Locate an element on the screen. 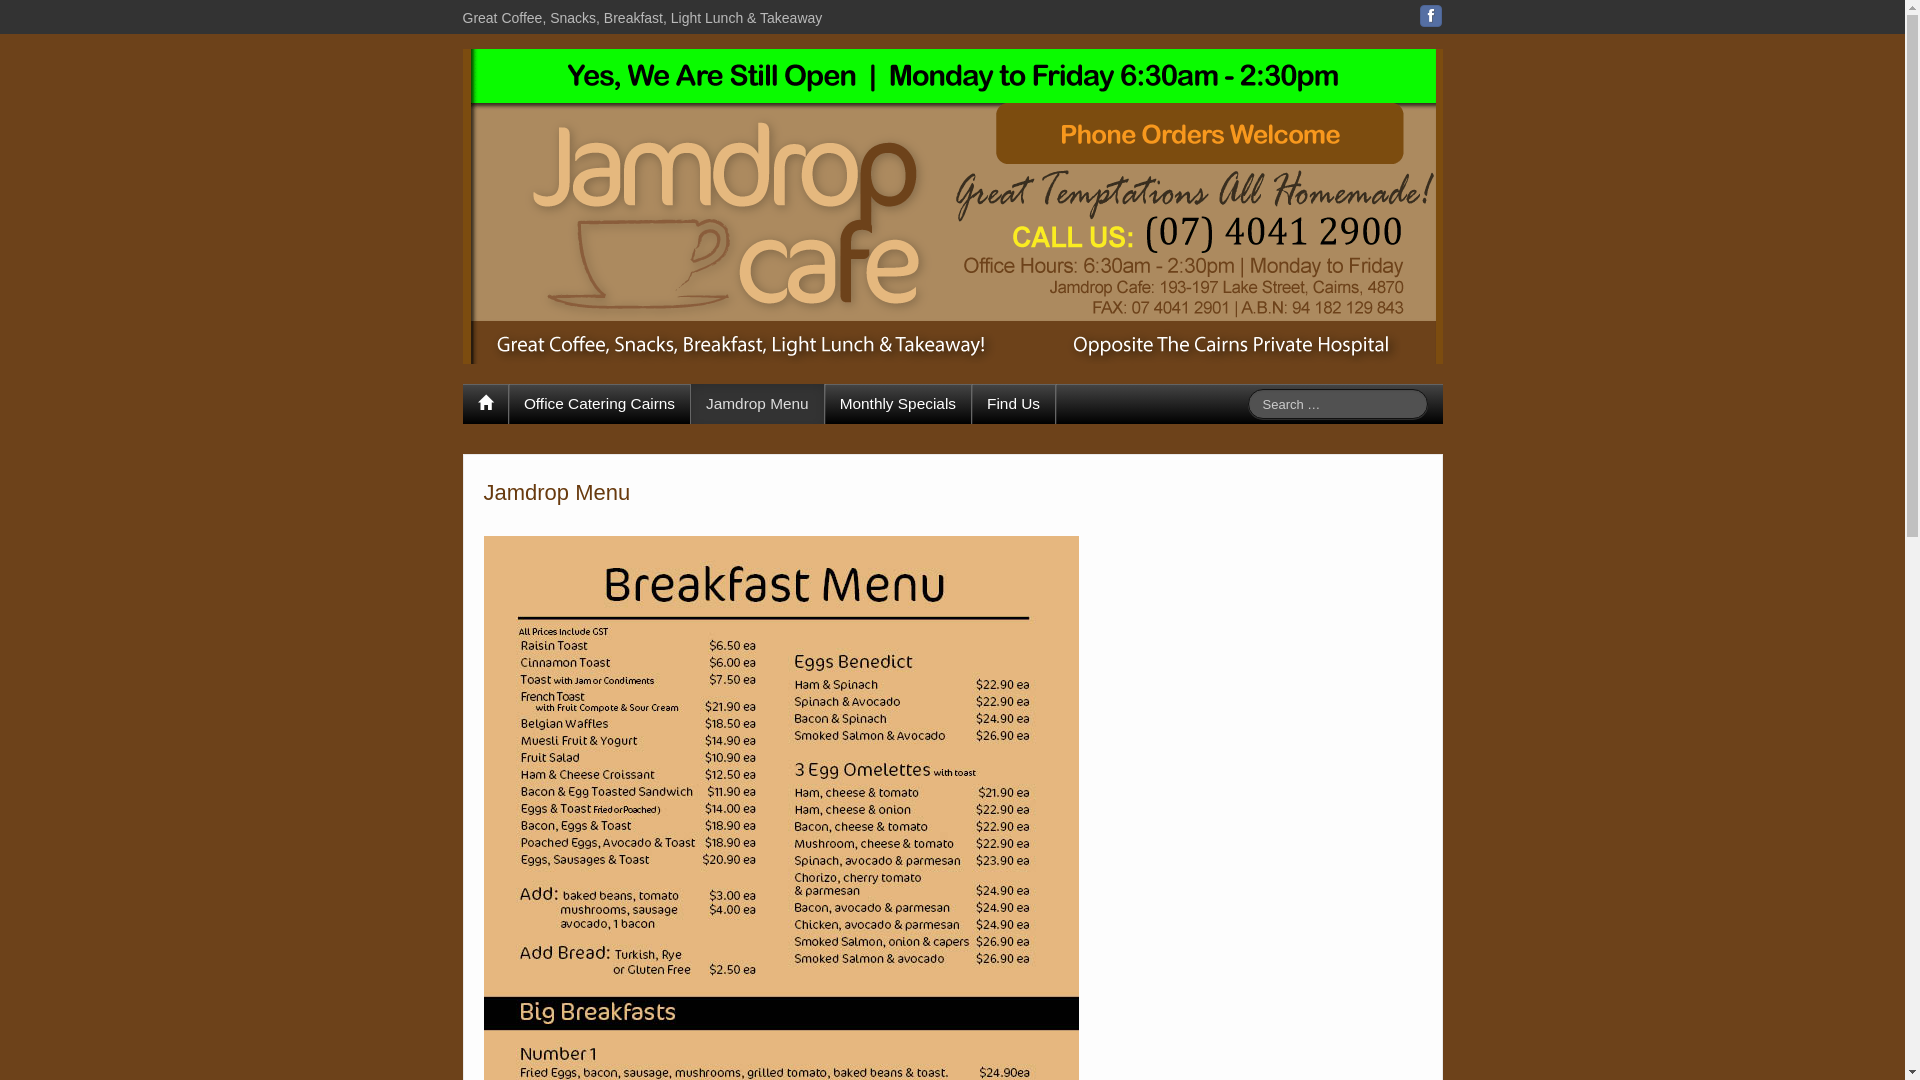 Image resolution: width=1920 pixels, height=1080 pixels. 'Jamdrop Menu' is located at coordinates (756, 404).